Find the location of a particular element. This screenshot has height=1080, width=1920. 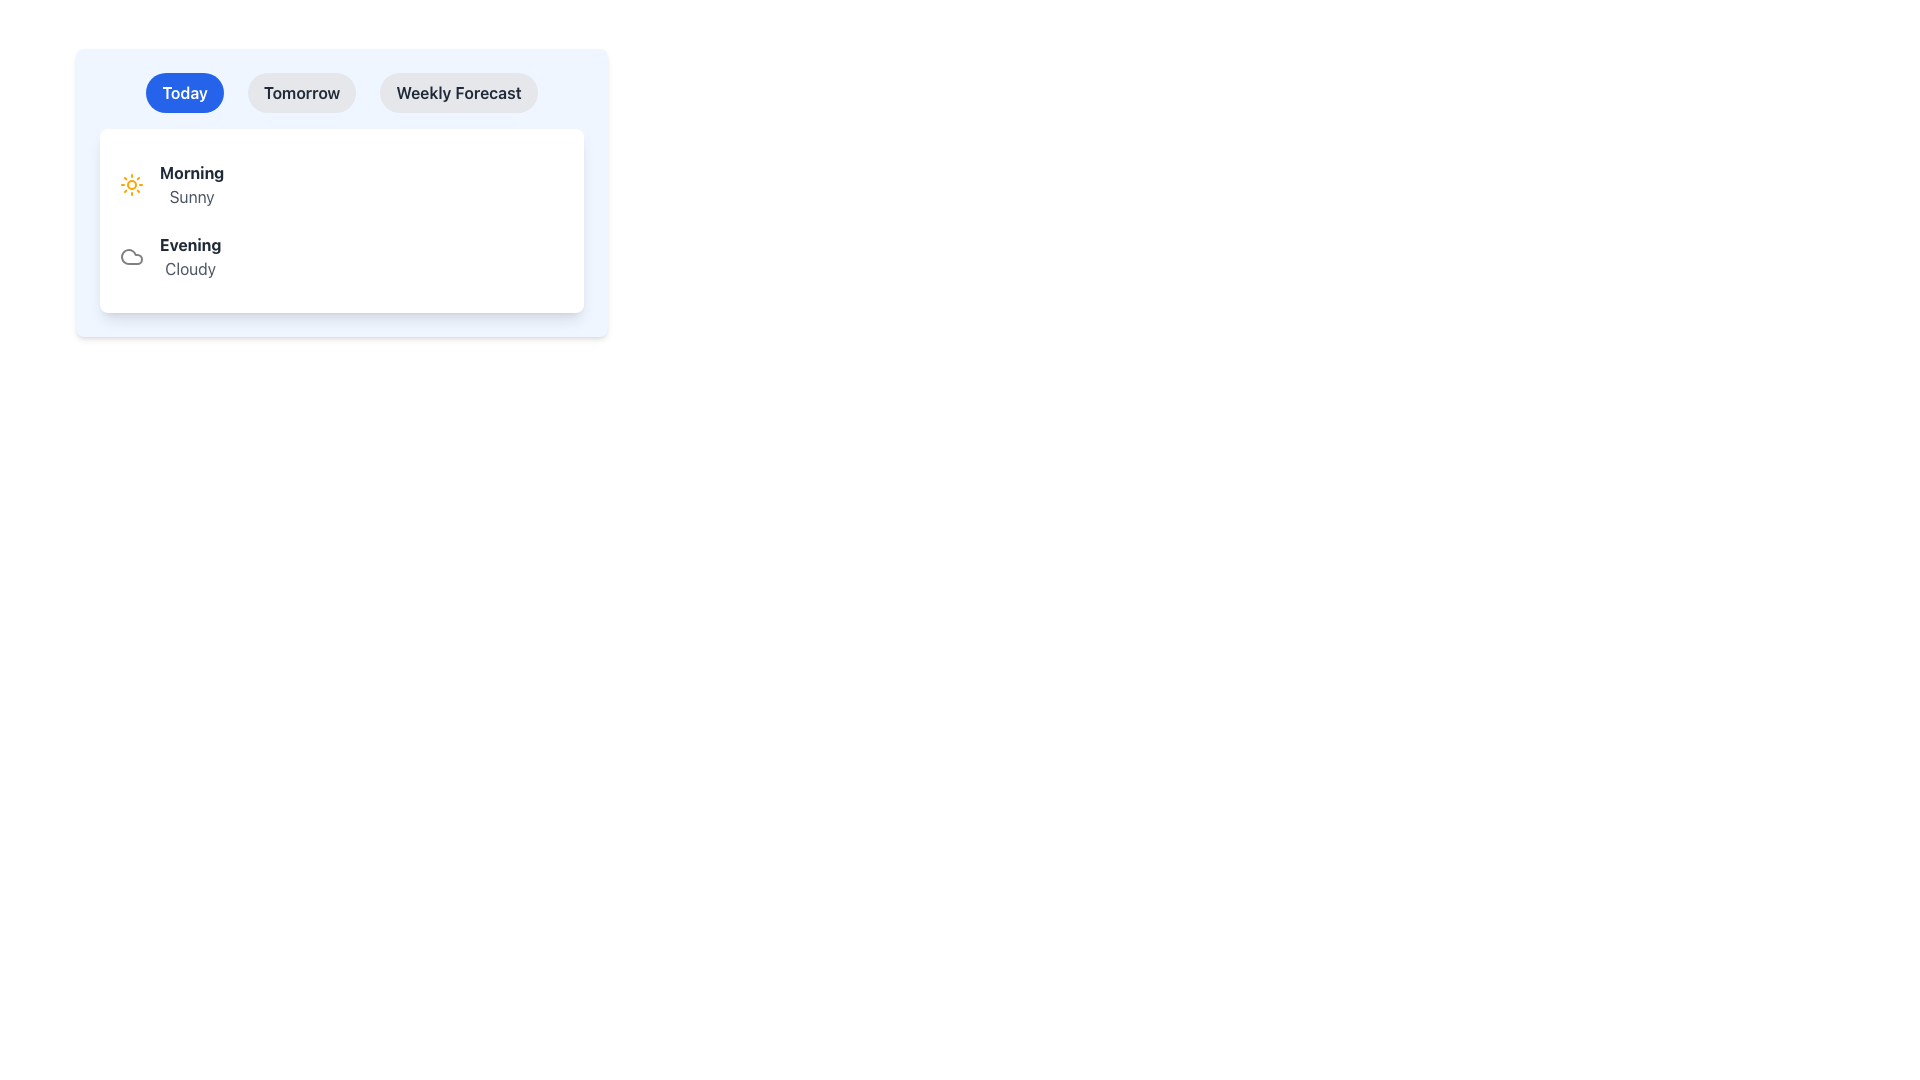

the 'Morning' text label located in the top left portion of the 'Today' weather forecast card, which is directly above the 'Sunny' label and to the right of a small sun icon is located at coordinates (192, 172).